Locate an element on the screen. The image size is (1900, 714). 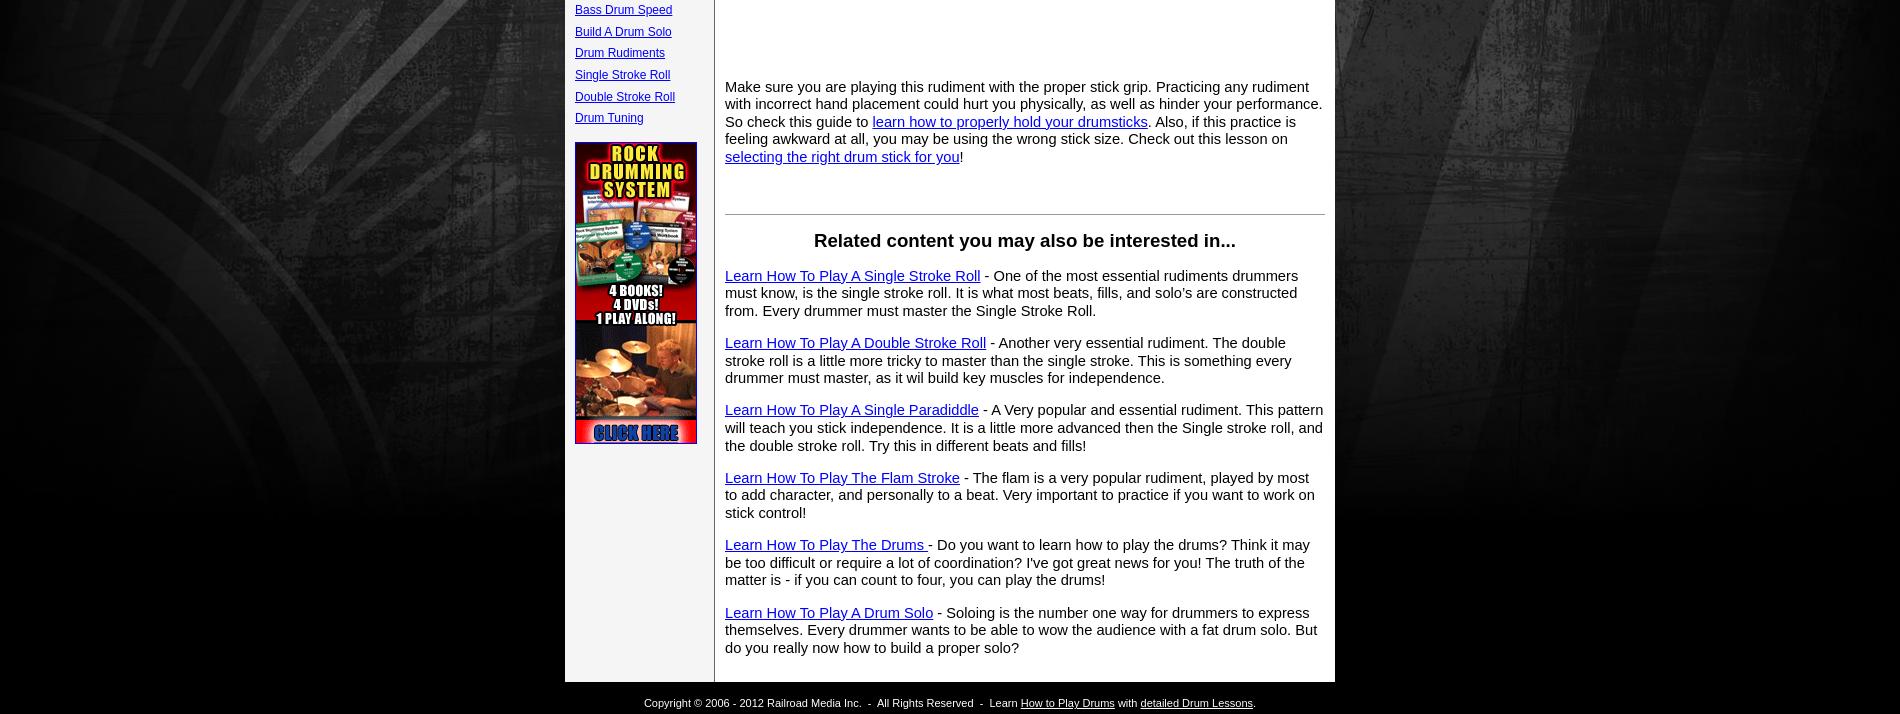
'Learn How To Play The Drums' is located at coordinates (724, 543).